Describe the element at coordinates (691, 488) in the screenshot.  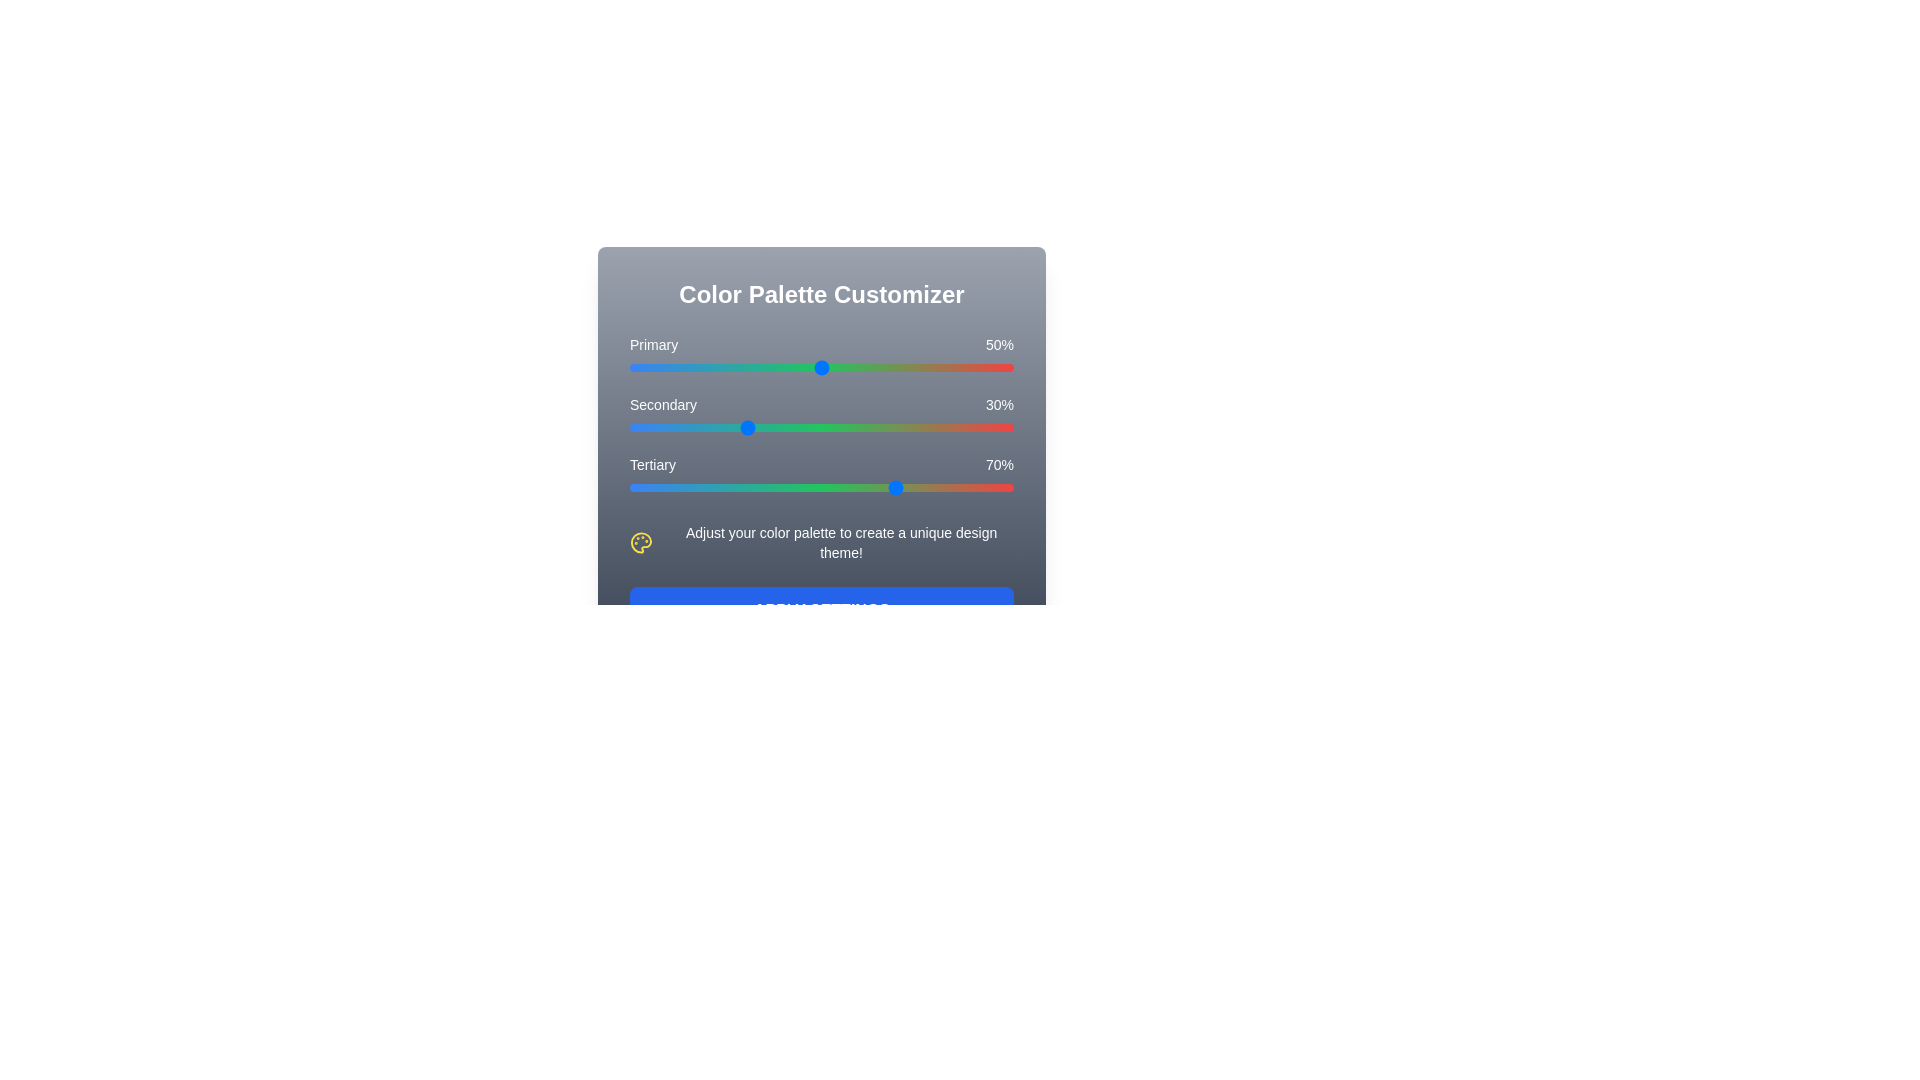
I see `the tertiary color value` at that location.